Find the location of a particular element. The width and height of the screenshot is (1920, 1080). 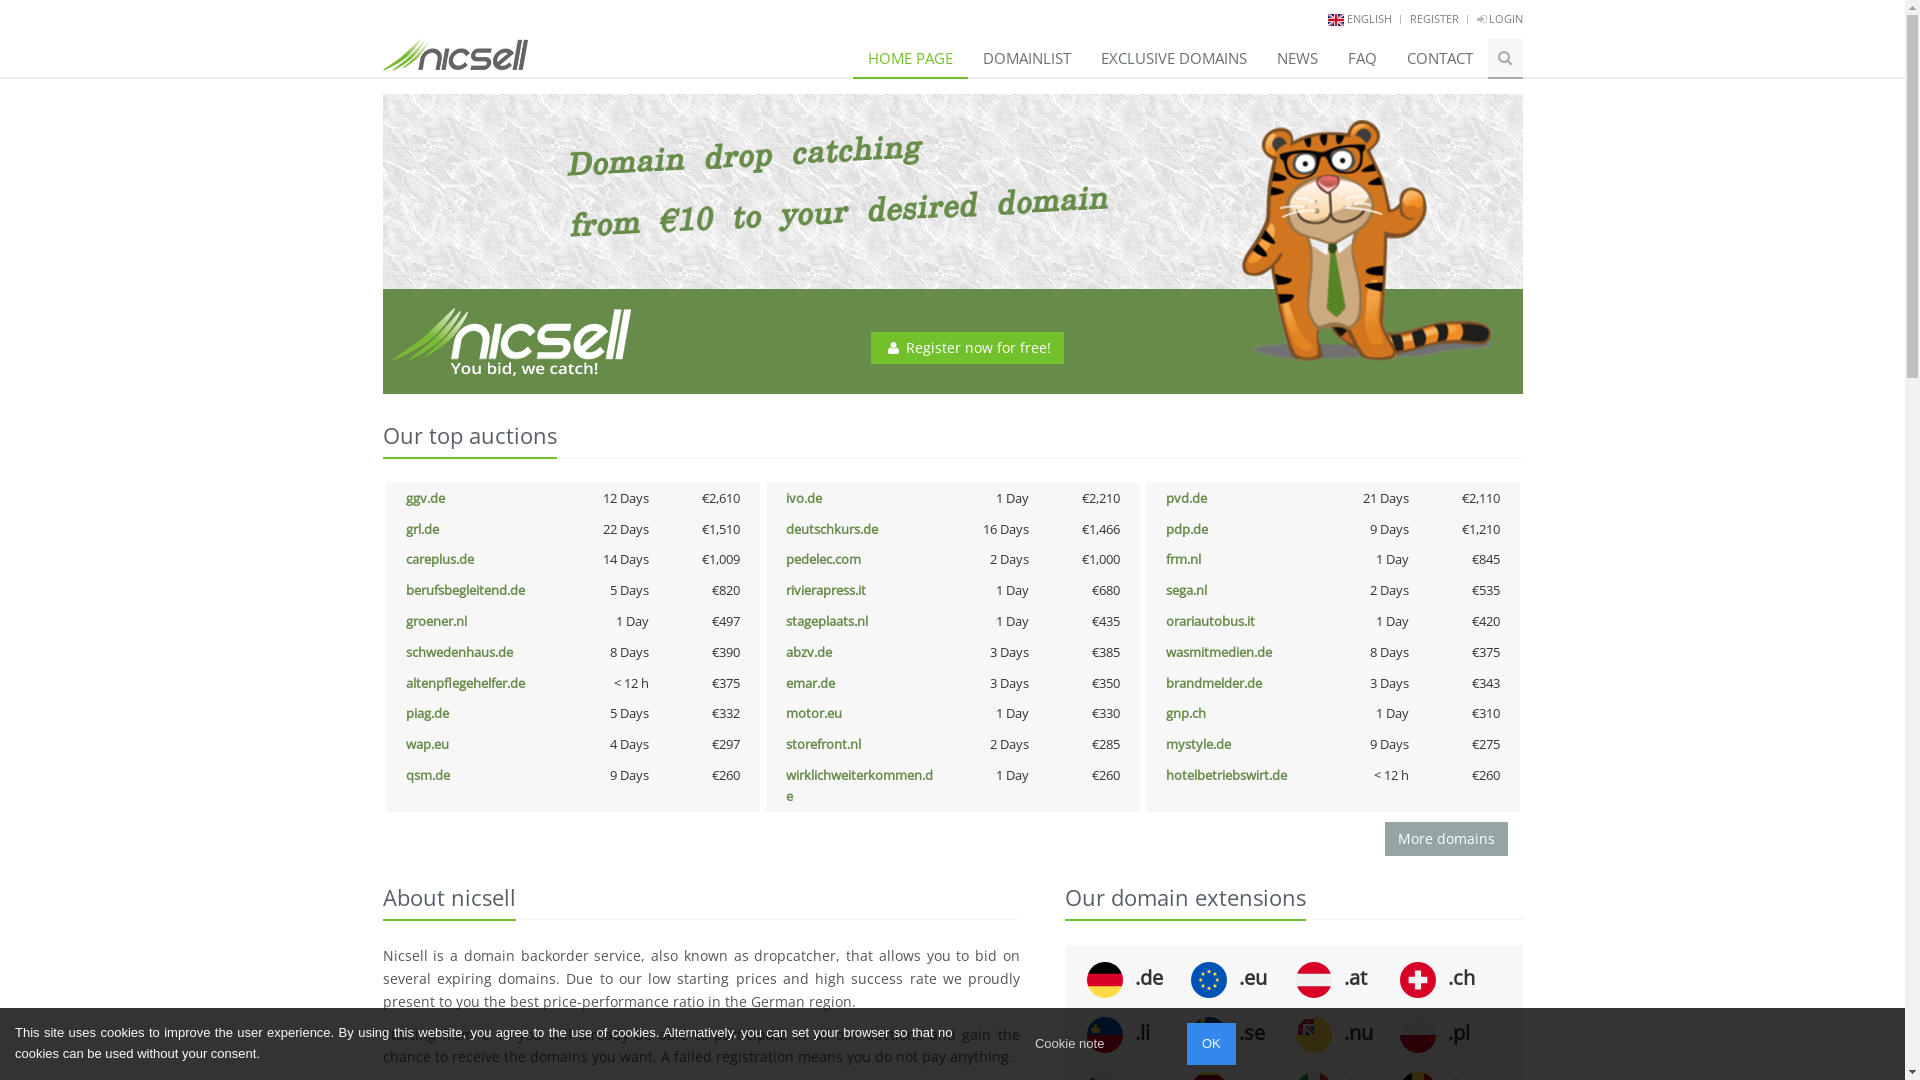

'HOME PAGE' is located at coordinates (908, 57).